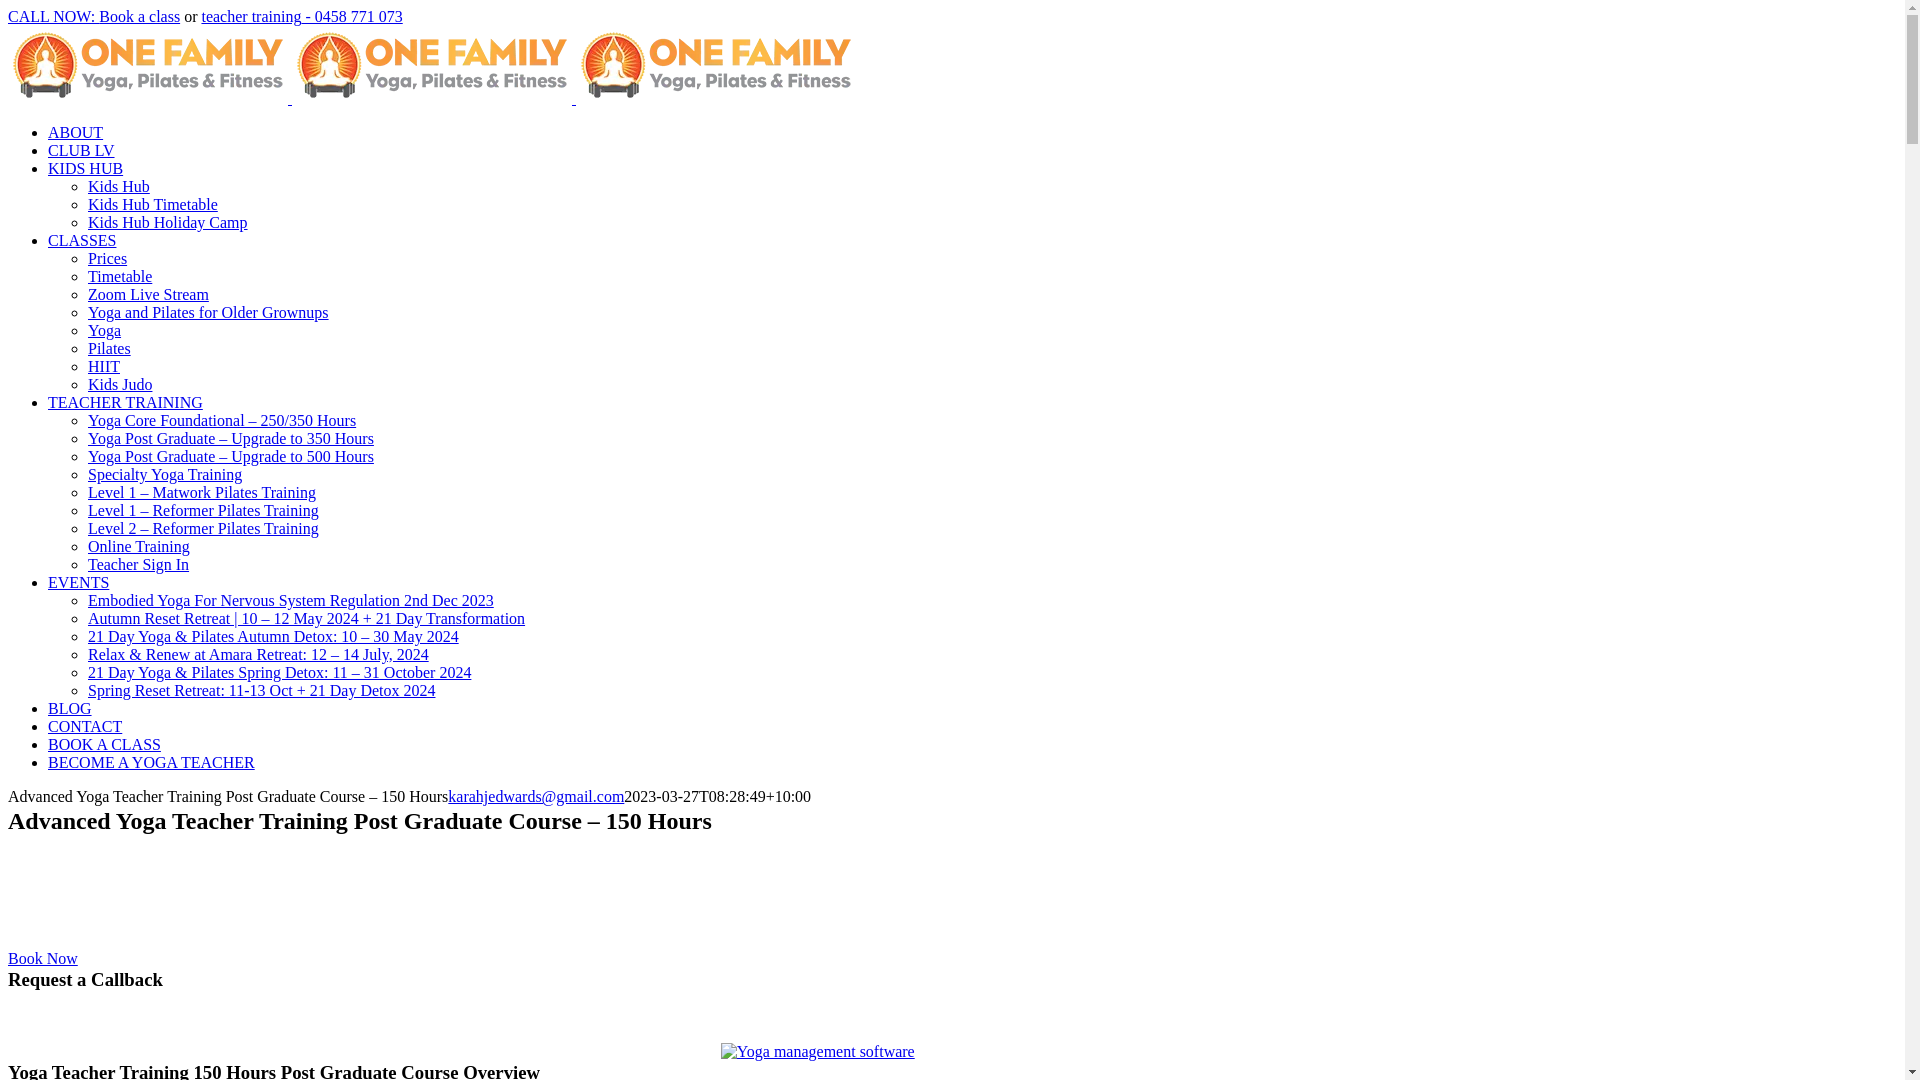  I want to click on 'Teacher Sign In', so click(137, 564).